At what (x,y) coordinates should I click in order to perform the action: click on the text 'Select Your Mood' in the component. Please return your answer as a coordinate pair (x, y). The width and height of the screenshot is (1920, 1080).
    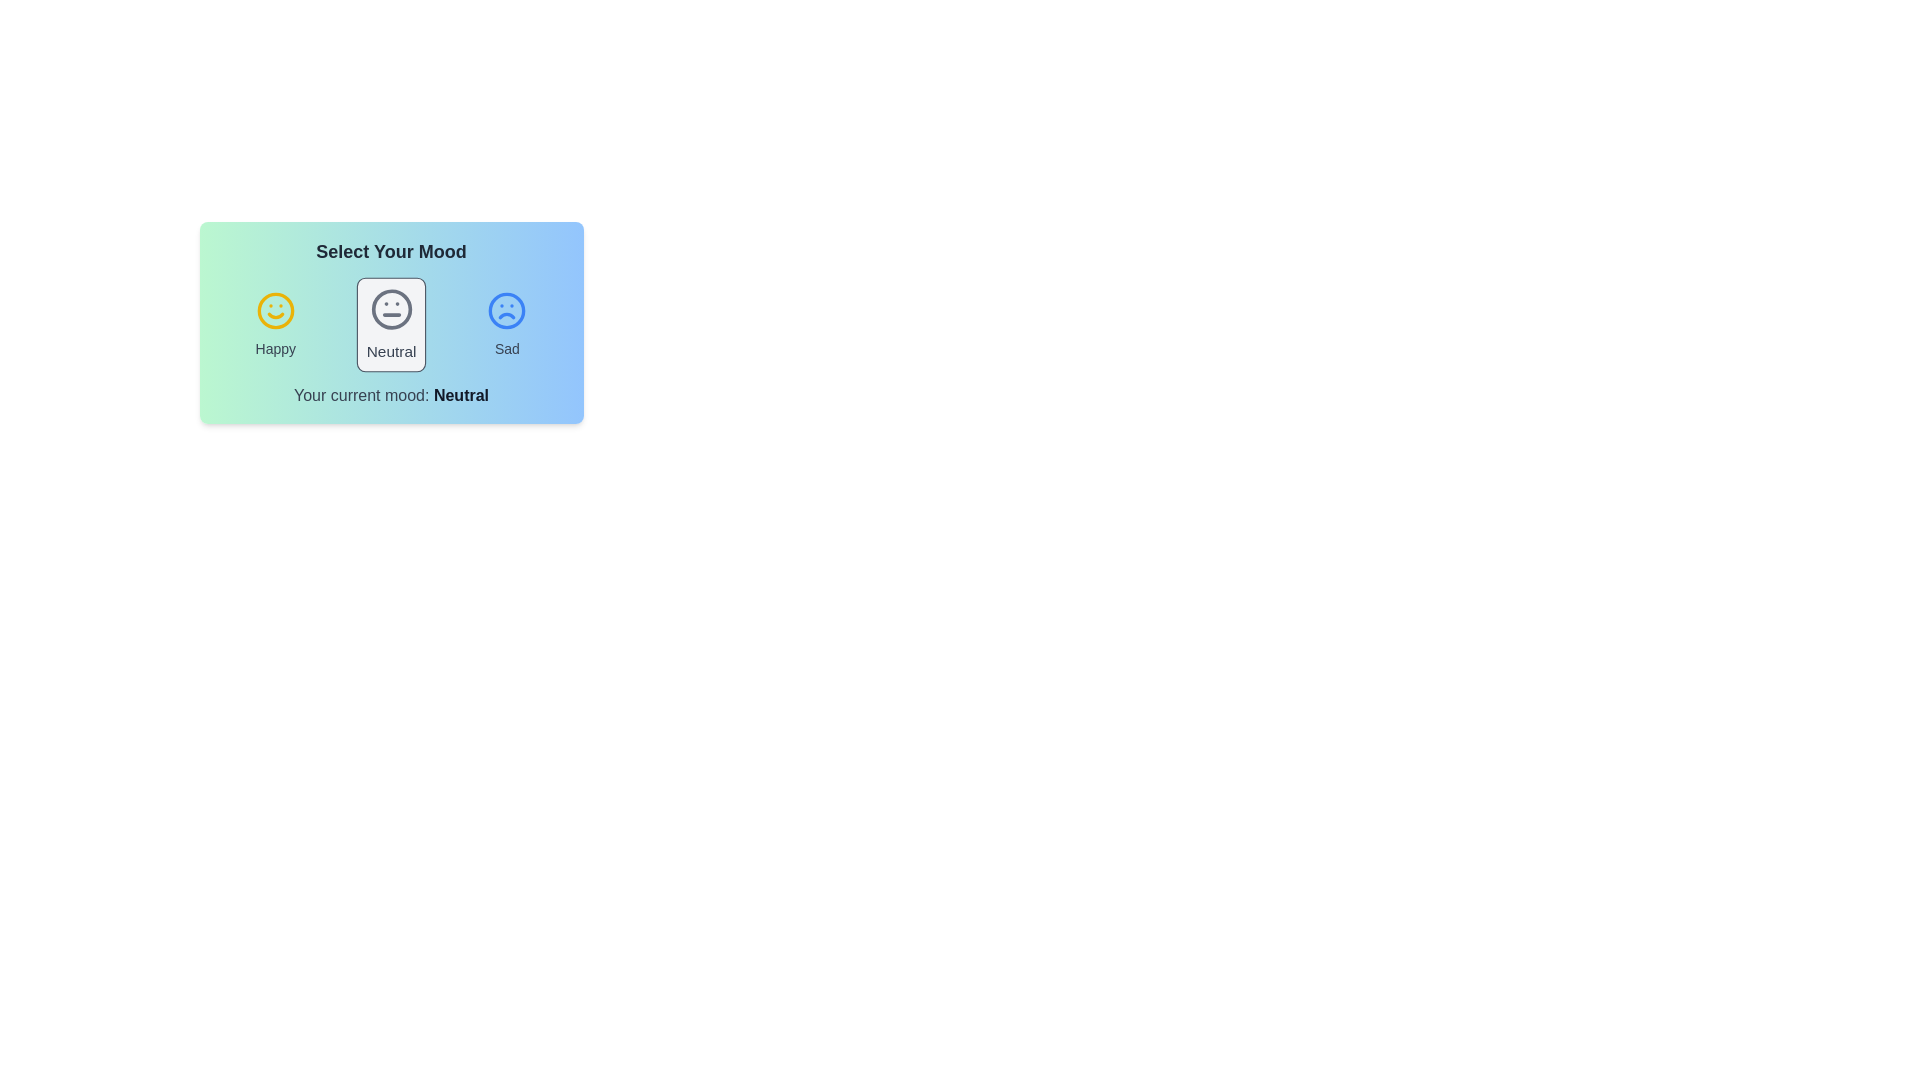
    Looking at the image, I should click on (391, 250).